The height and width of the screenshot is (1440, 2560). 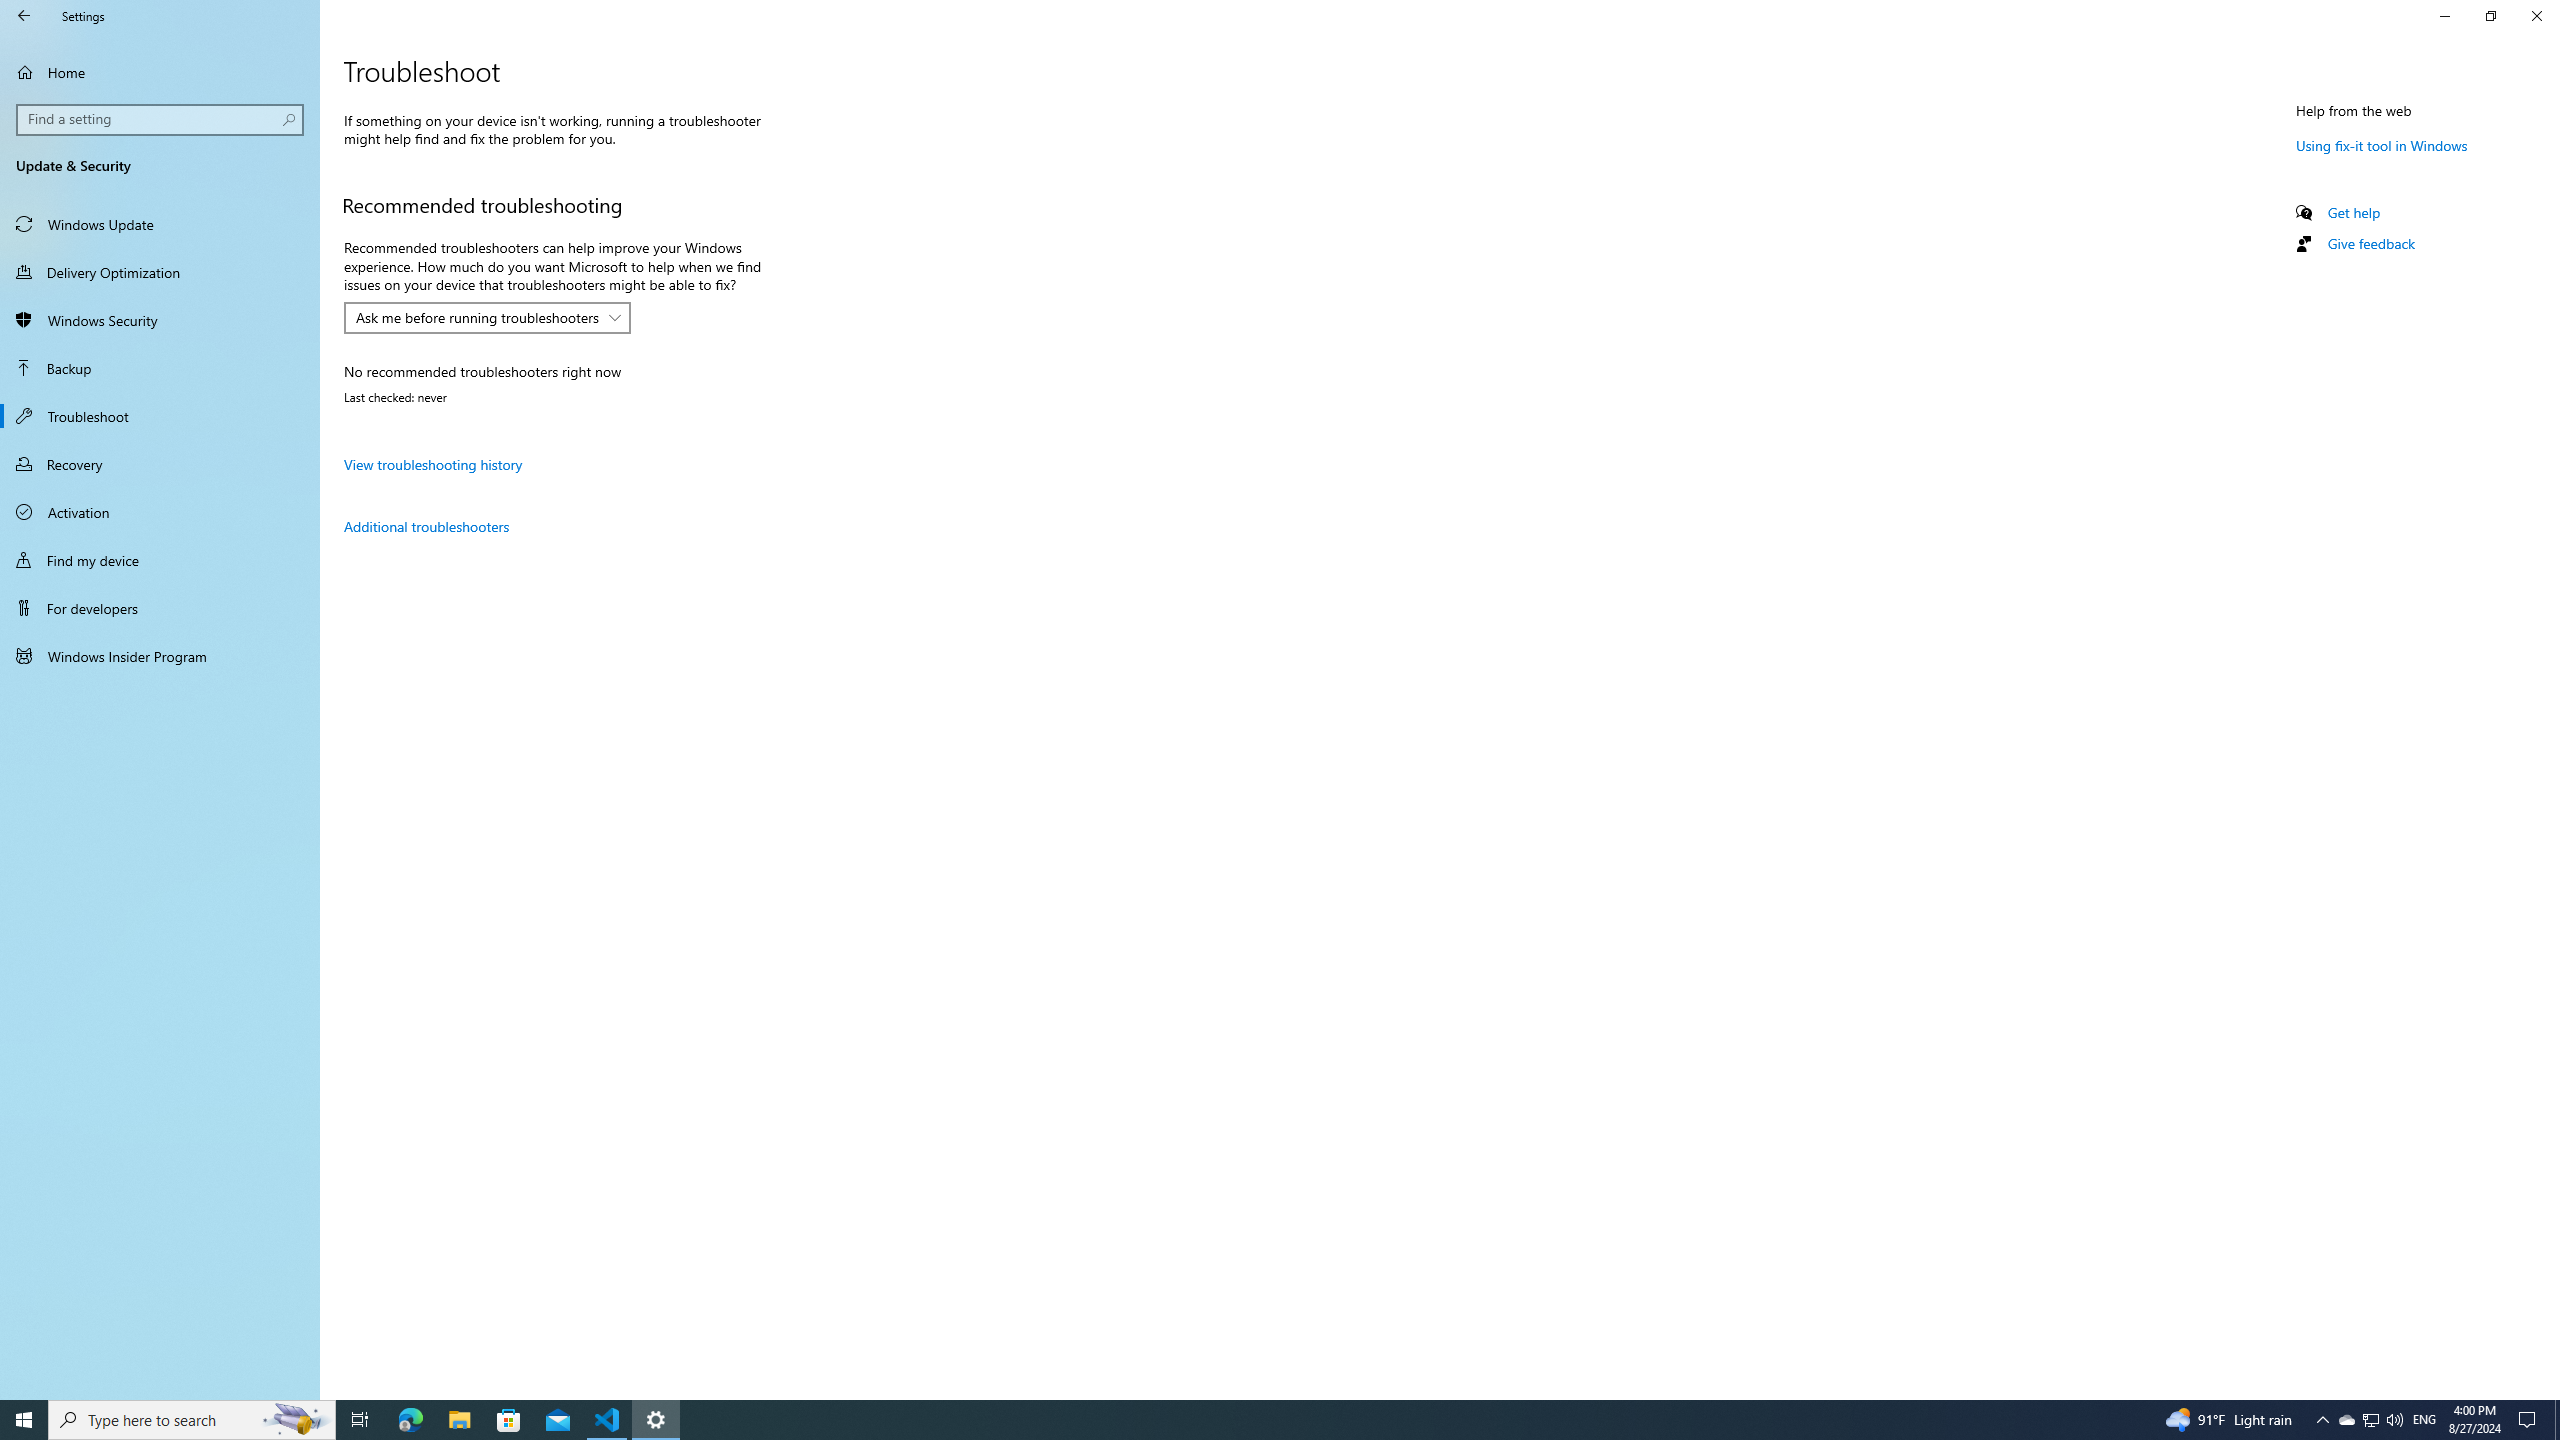 I want to click on 'Get help', so click(x=2352, y=211).